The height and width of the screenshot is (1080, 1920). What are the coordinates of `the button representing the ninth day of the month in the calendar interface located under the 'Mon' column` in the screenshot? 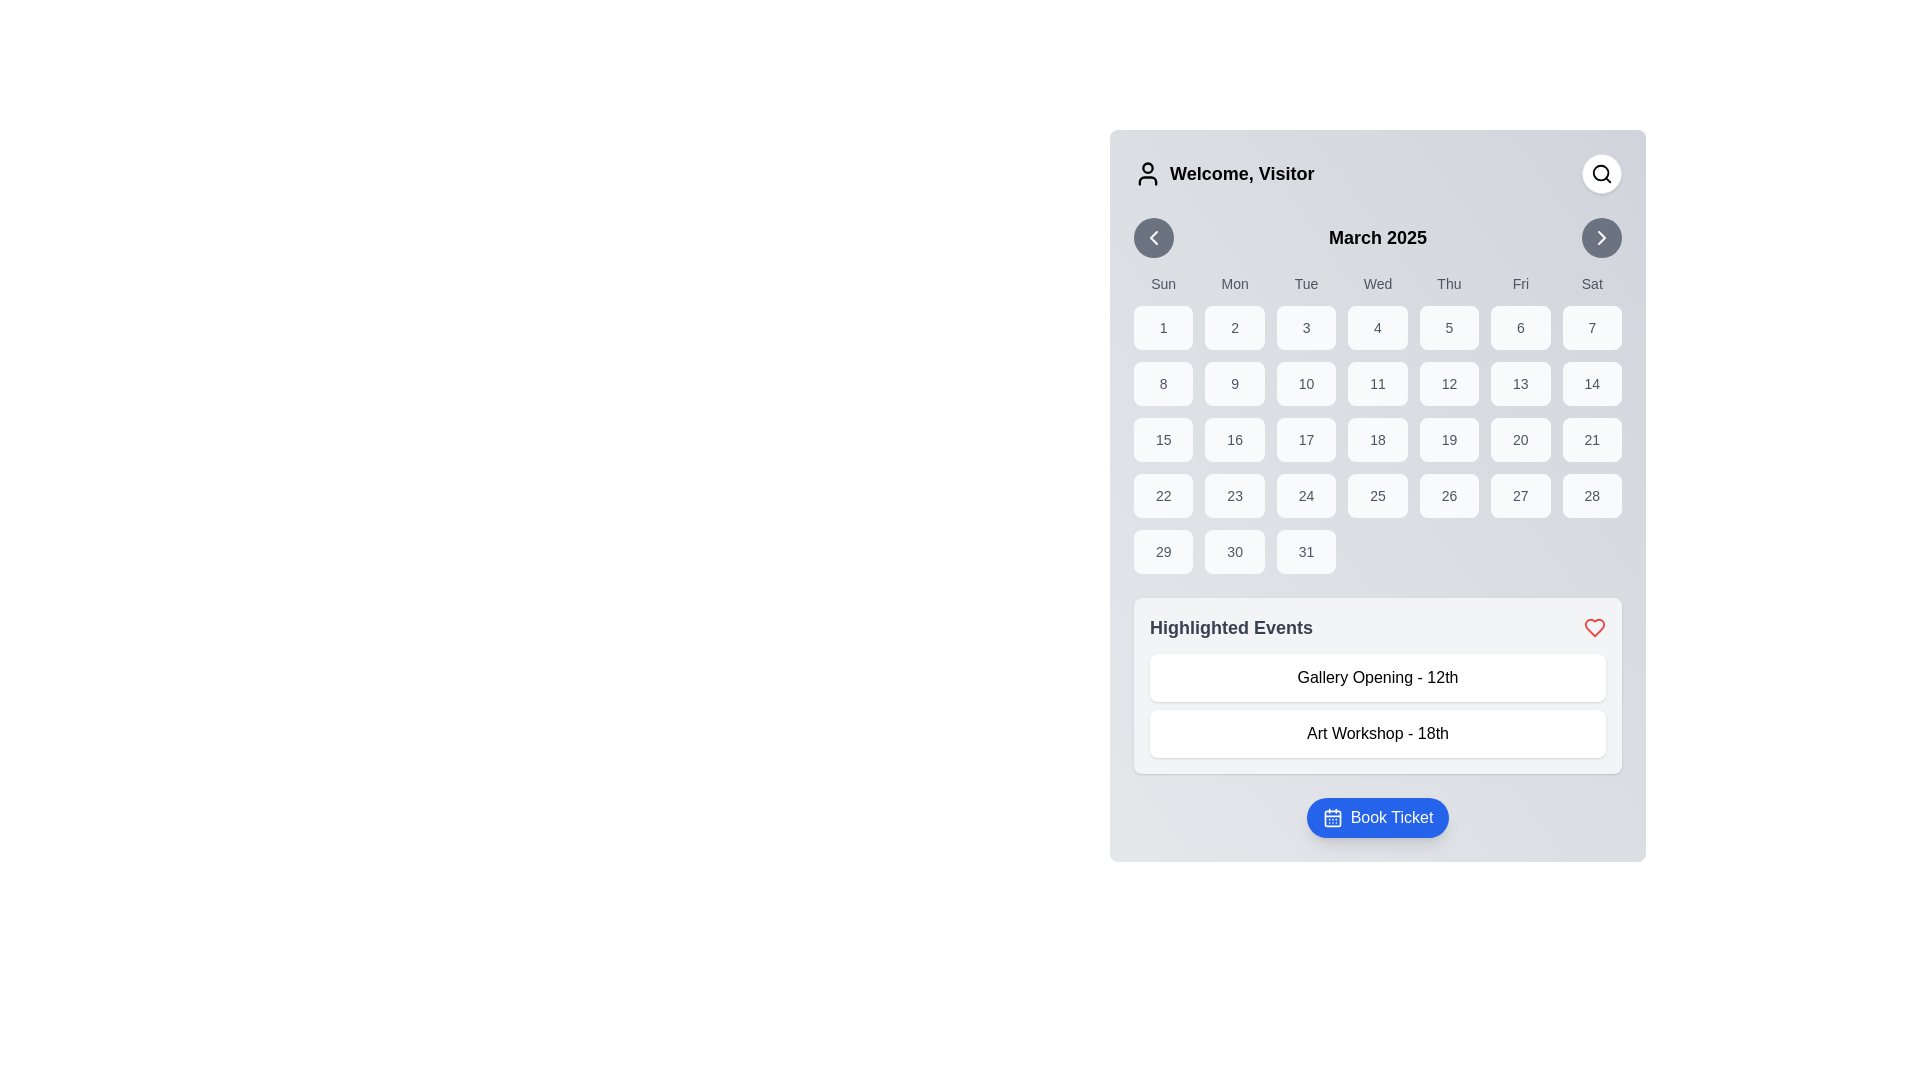 It's located at (1234, 384).